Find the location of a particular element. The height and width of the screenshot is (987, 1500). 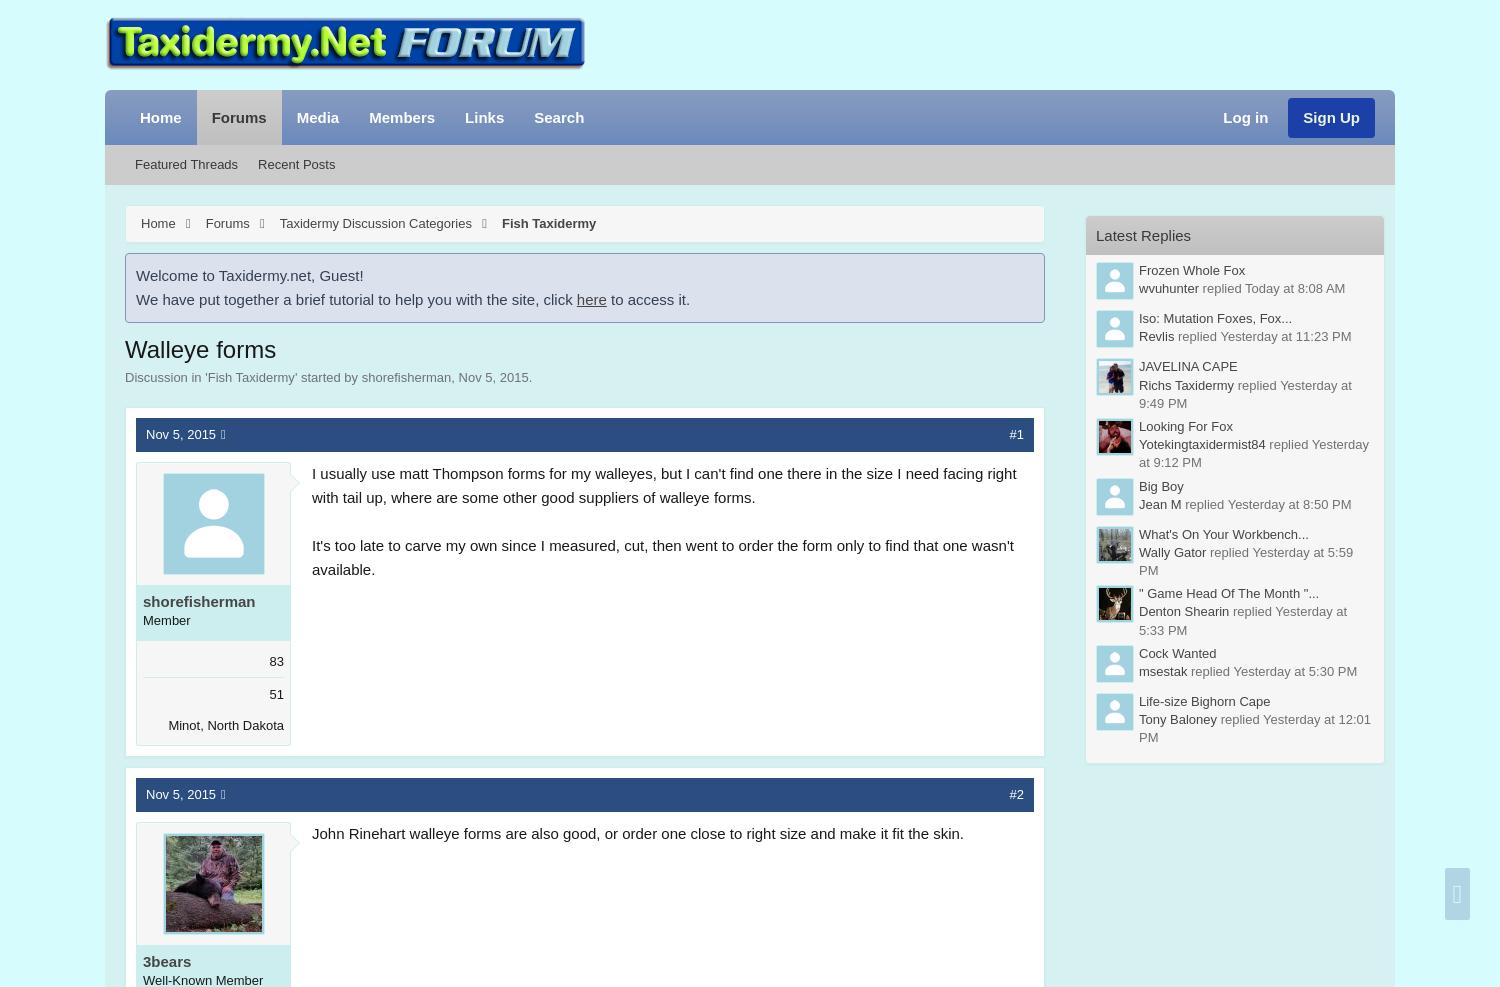

'Walleye forms' is located at coordinates (199, 348).